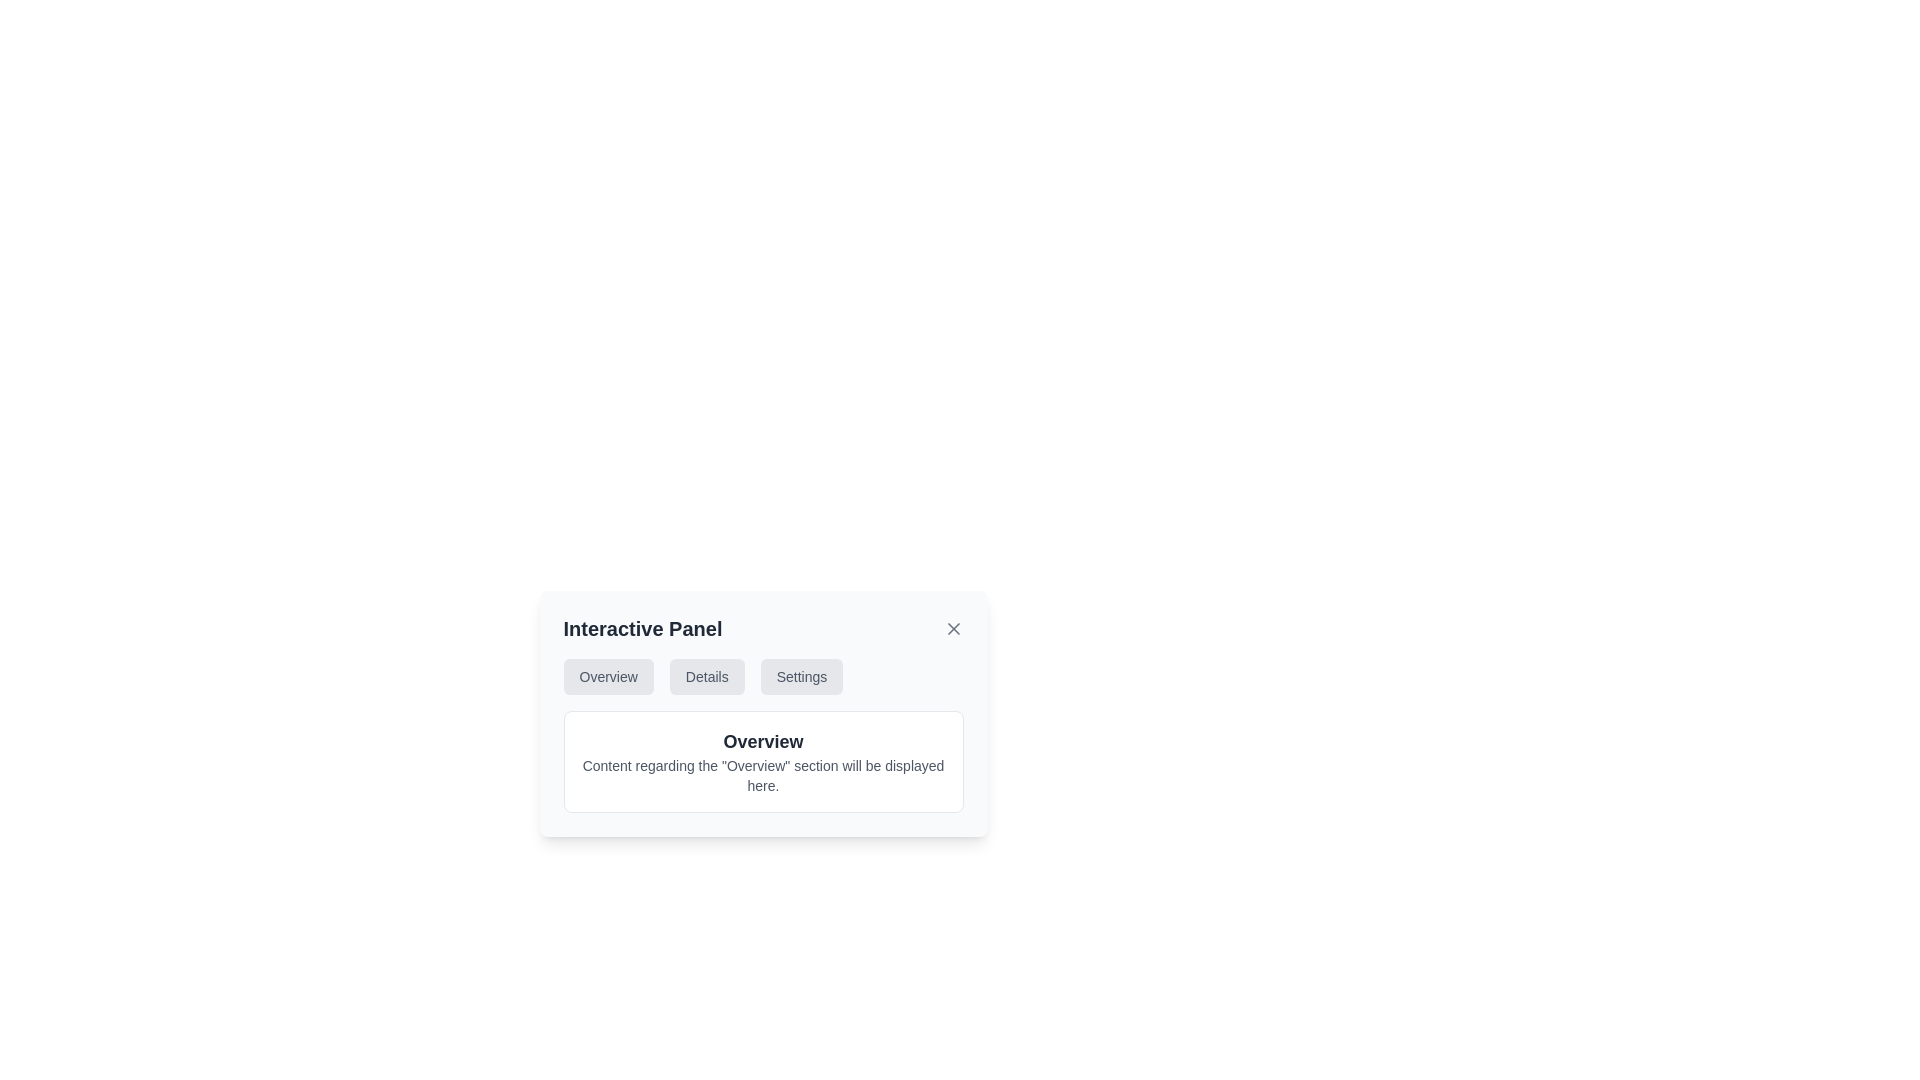  Describe the element at coordinates (952, 627) in the screenshot. I see `the close 'X' icon at the top-right of the 'Interactive Panel' to possibly reveal a tooltip or visual feedback` at that location.